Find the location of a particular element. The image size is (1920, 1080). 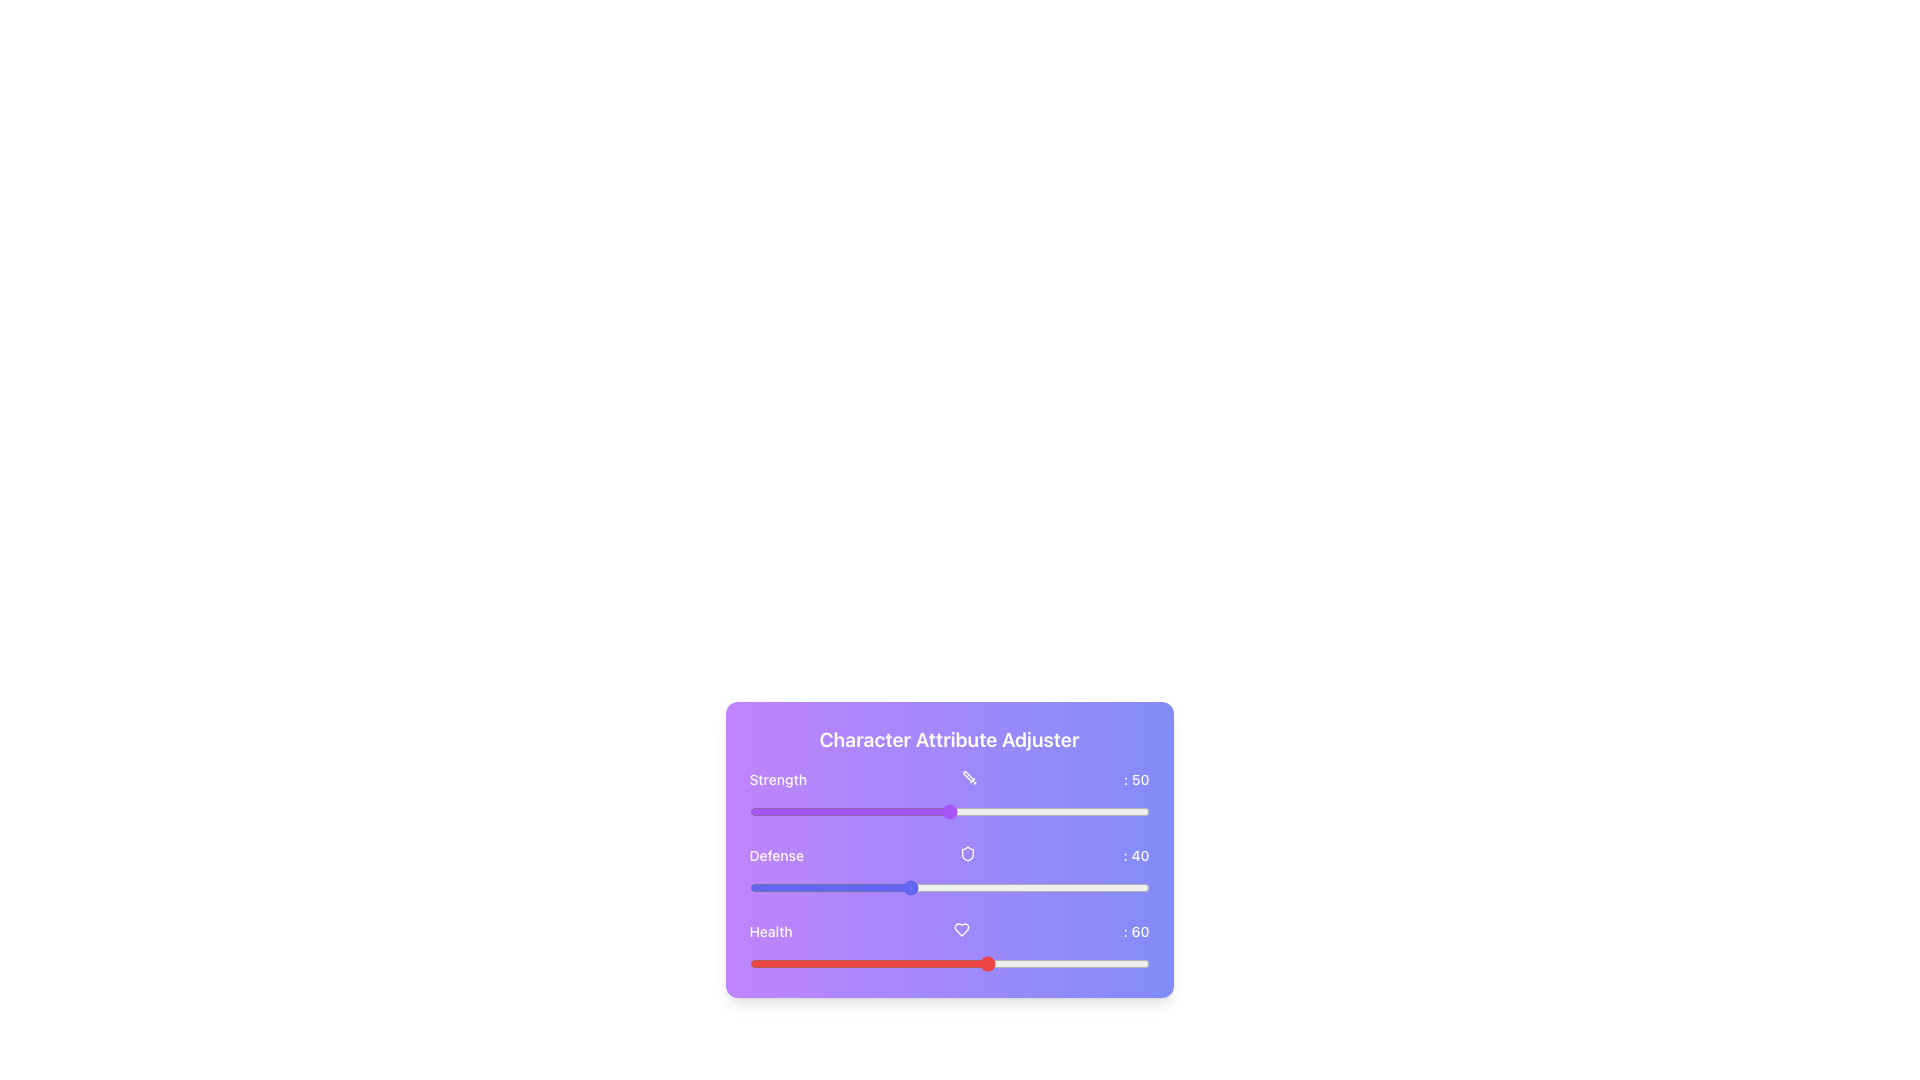

health is located at coordinates (1088, 963).